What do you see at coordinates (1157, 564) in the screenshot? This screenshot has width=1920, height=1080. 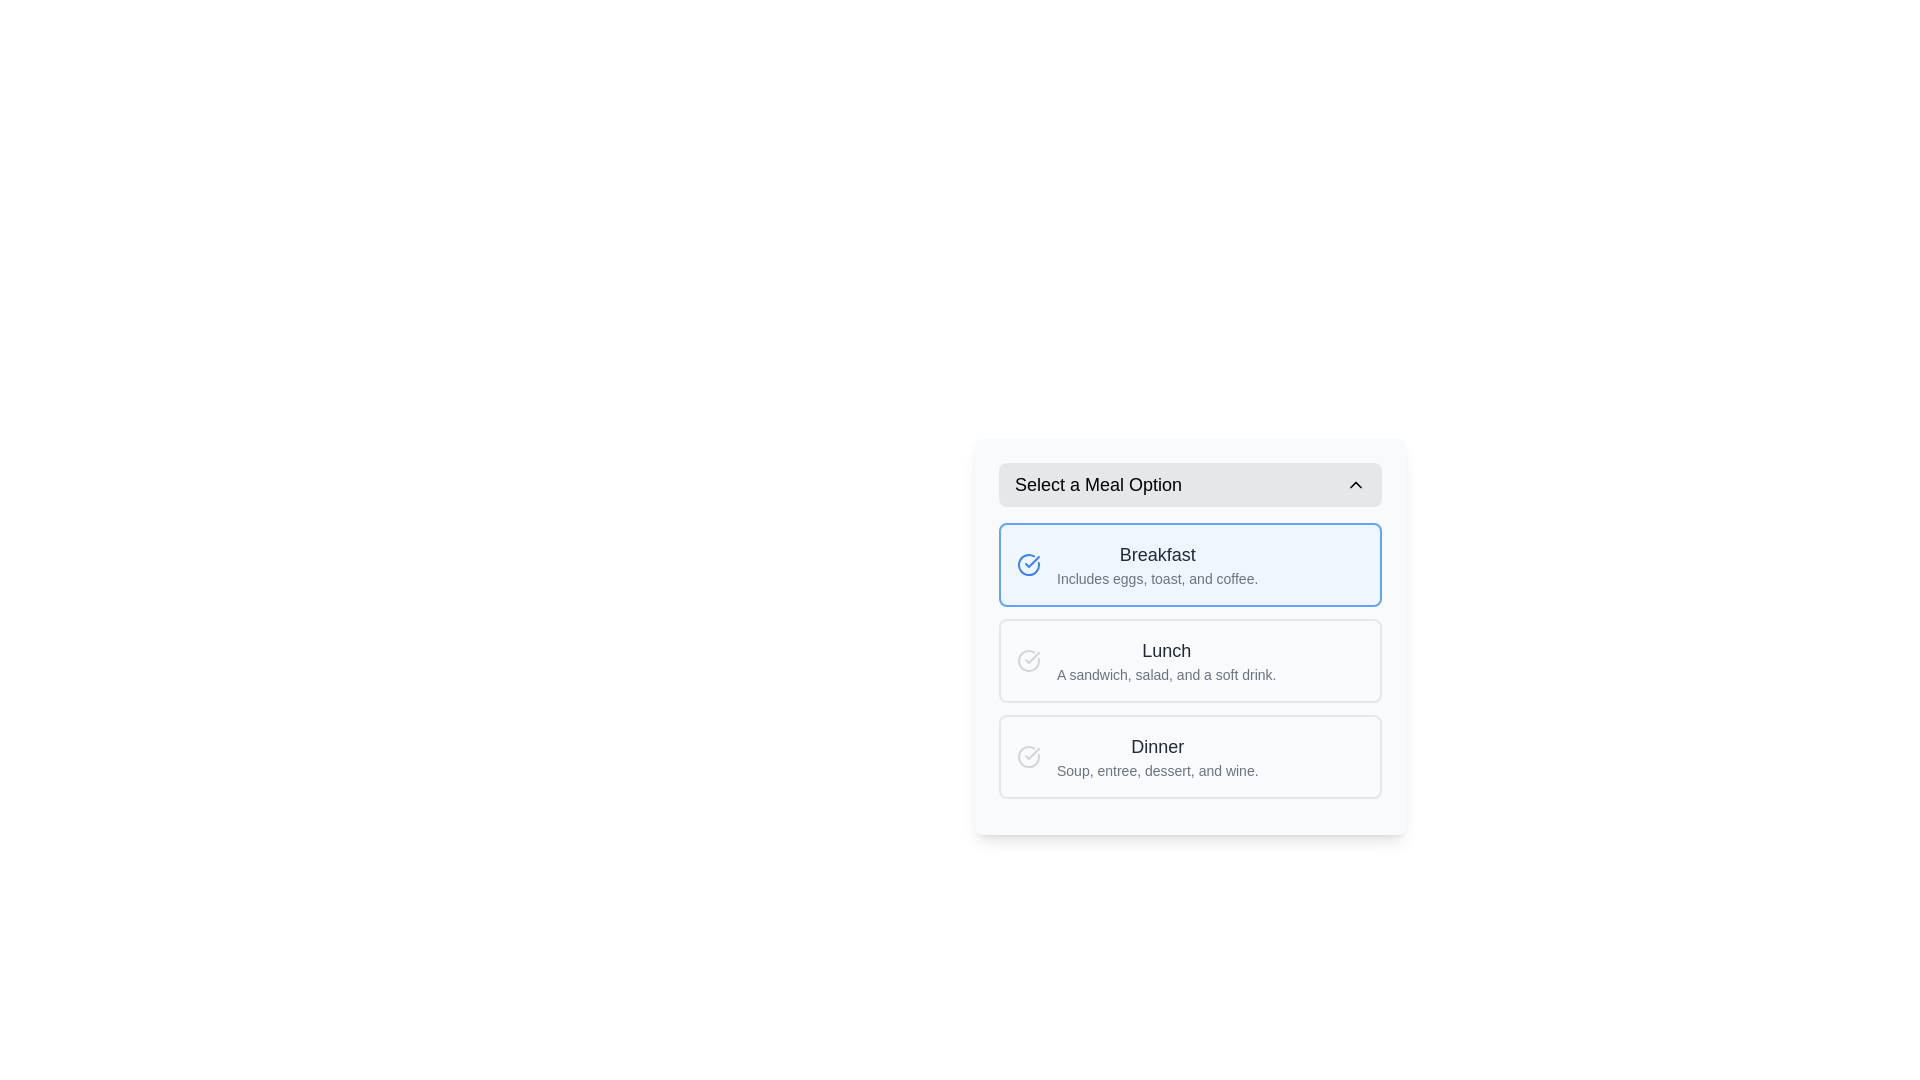 I see `the Information display component that shows 'BreakfastIncludes eggs, toast, and coffee.' located centrally within the highlighted meal option card at the second position from the top of the list of options` at bounding box center [1157, 564].